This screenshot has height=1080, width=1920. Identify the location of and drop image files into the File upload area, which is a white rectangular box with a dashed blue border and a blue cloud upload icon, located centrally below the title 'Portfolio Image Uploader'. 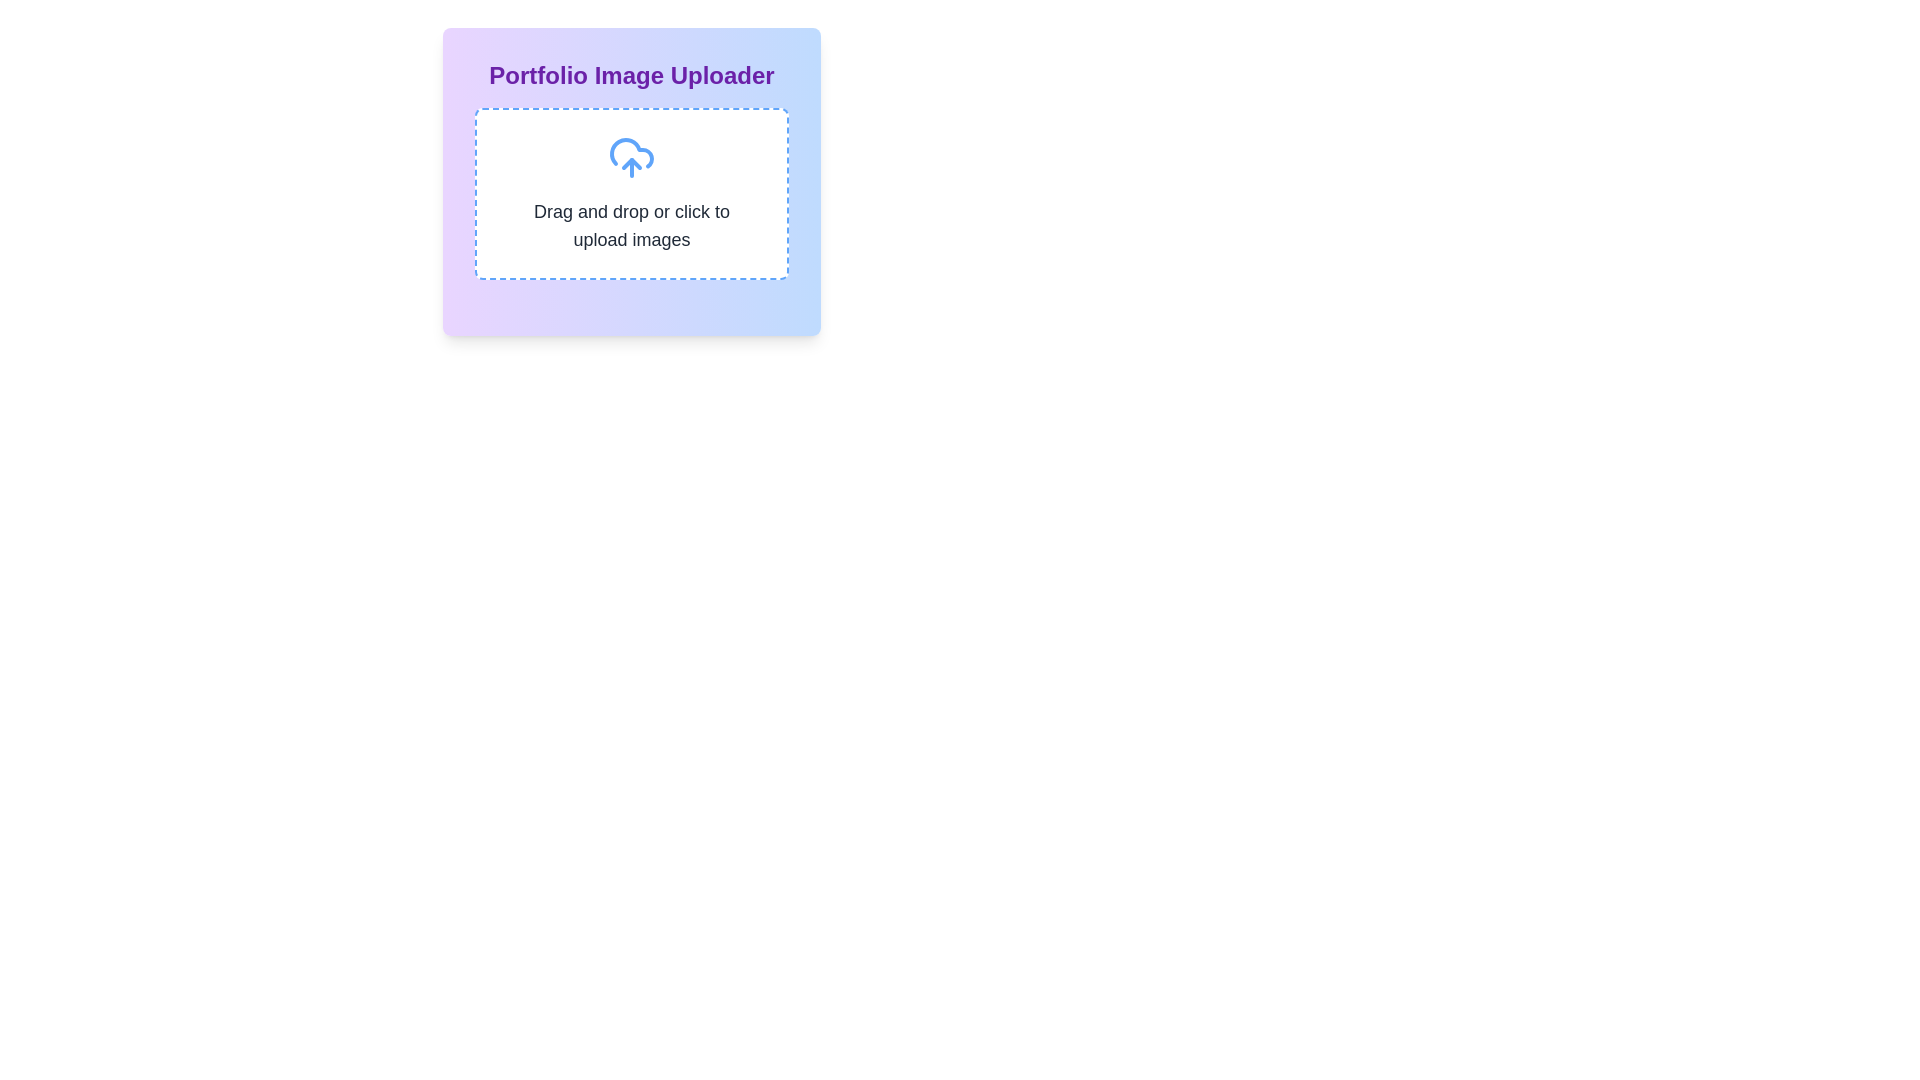
(631, 193).